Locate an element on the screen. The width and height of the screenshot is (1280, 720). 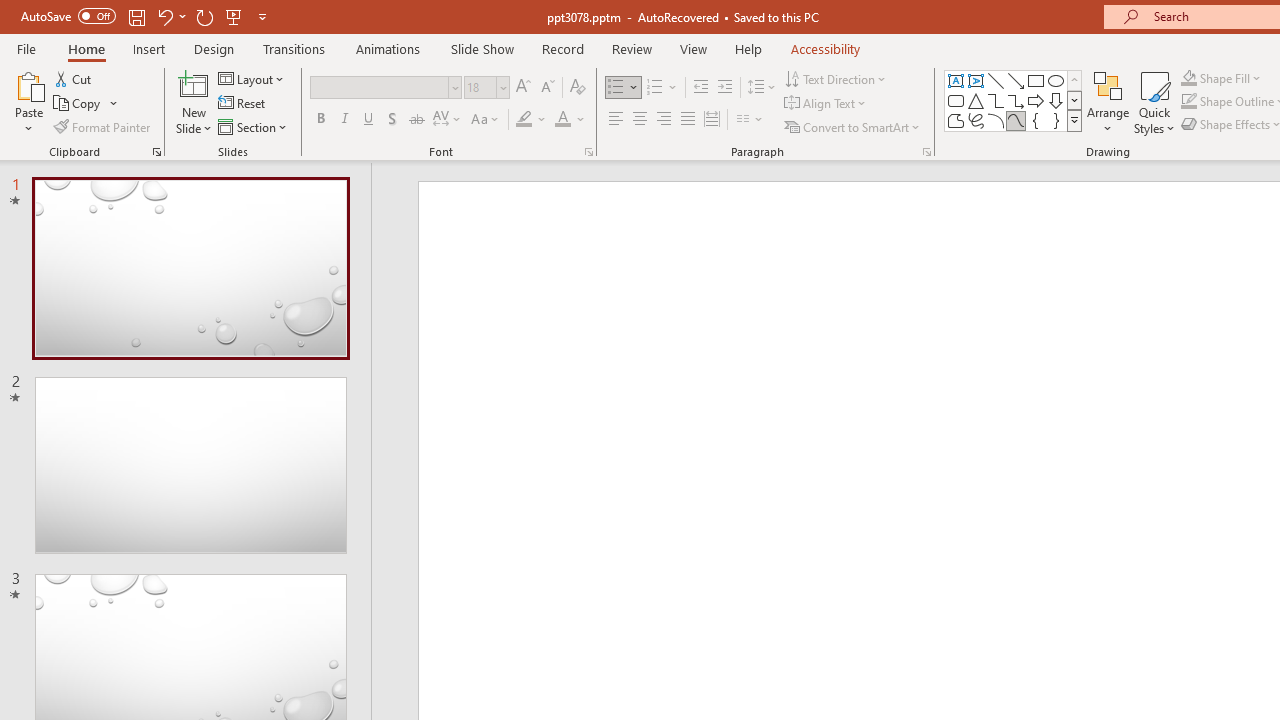
'Line Spacing' is located at coordinates (761, 86).